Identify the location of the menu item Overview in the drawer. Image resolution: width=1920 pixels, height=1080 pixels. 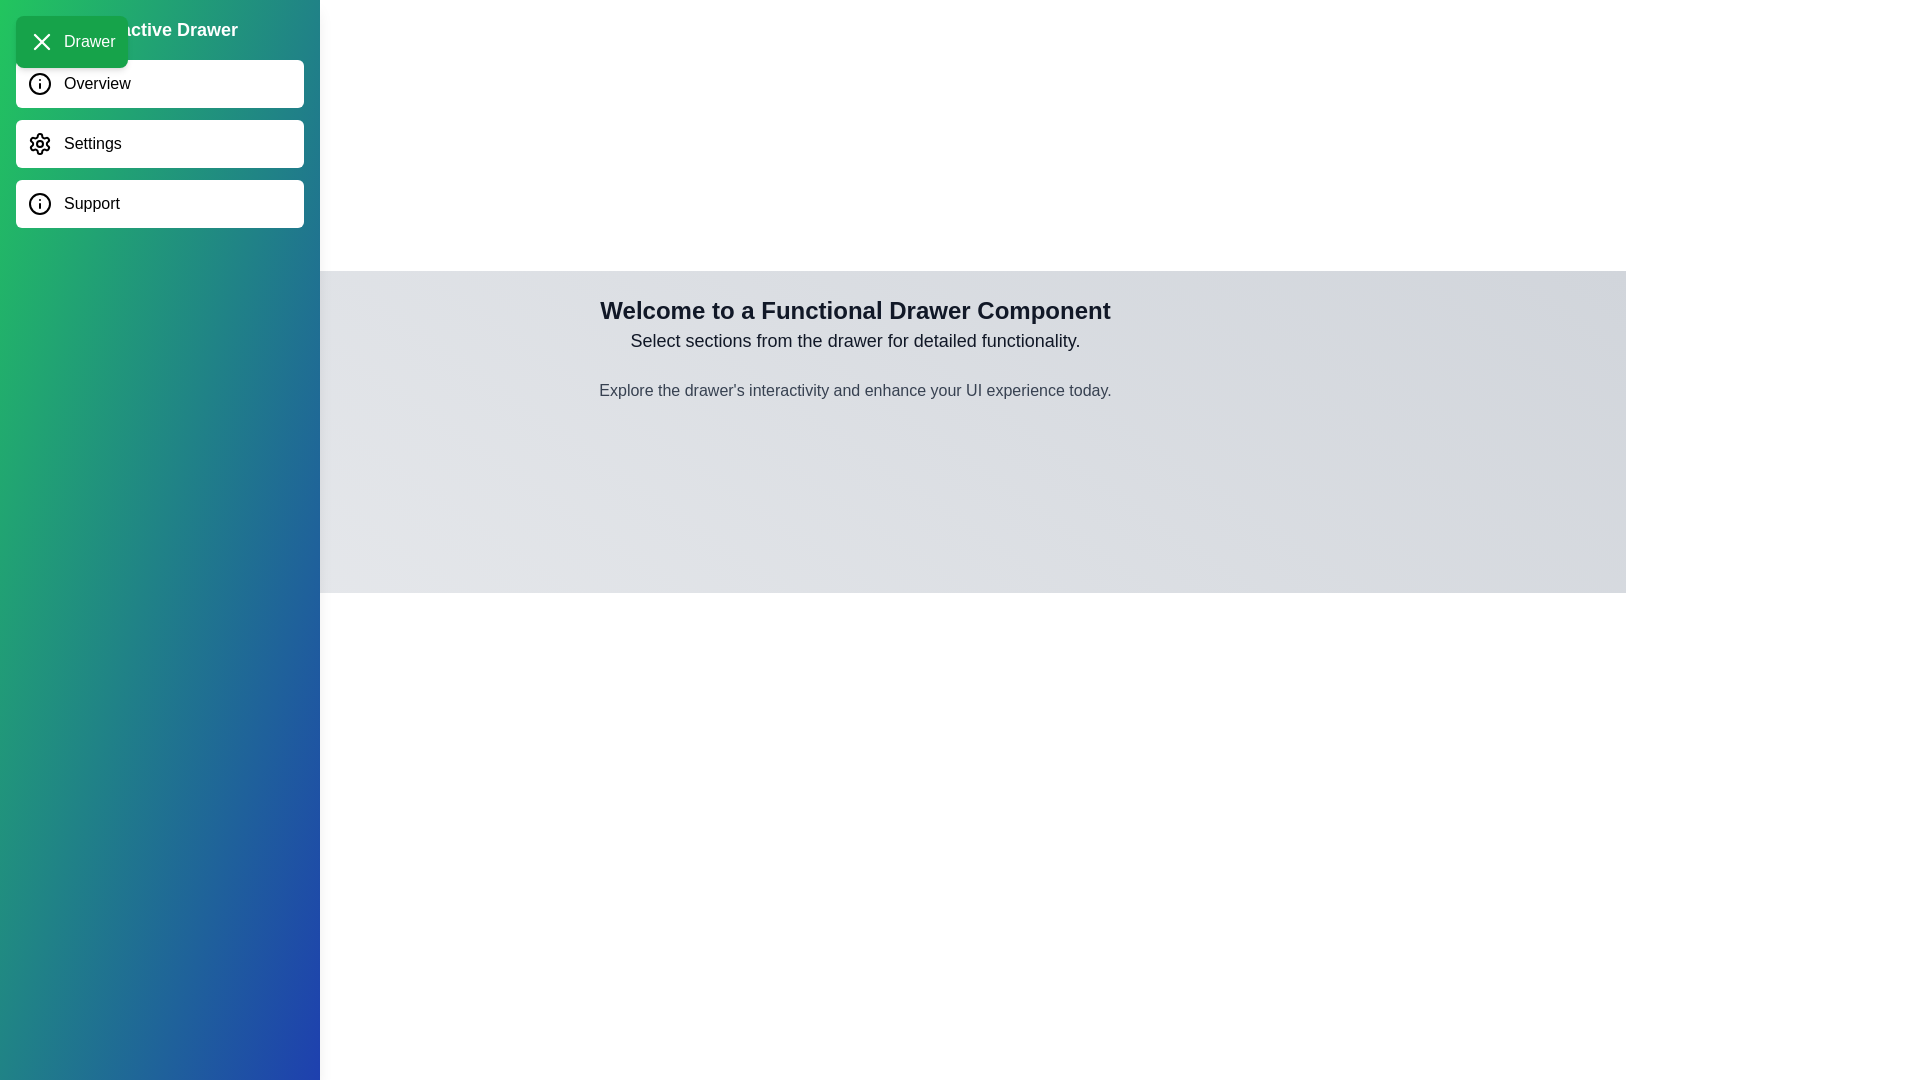
(158, 83).